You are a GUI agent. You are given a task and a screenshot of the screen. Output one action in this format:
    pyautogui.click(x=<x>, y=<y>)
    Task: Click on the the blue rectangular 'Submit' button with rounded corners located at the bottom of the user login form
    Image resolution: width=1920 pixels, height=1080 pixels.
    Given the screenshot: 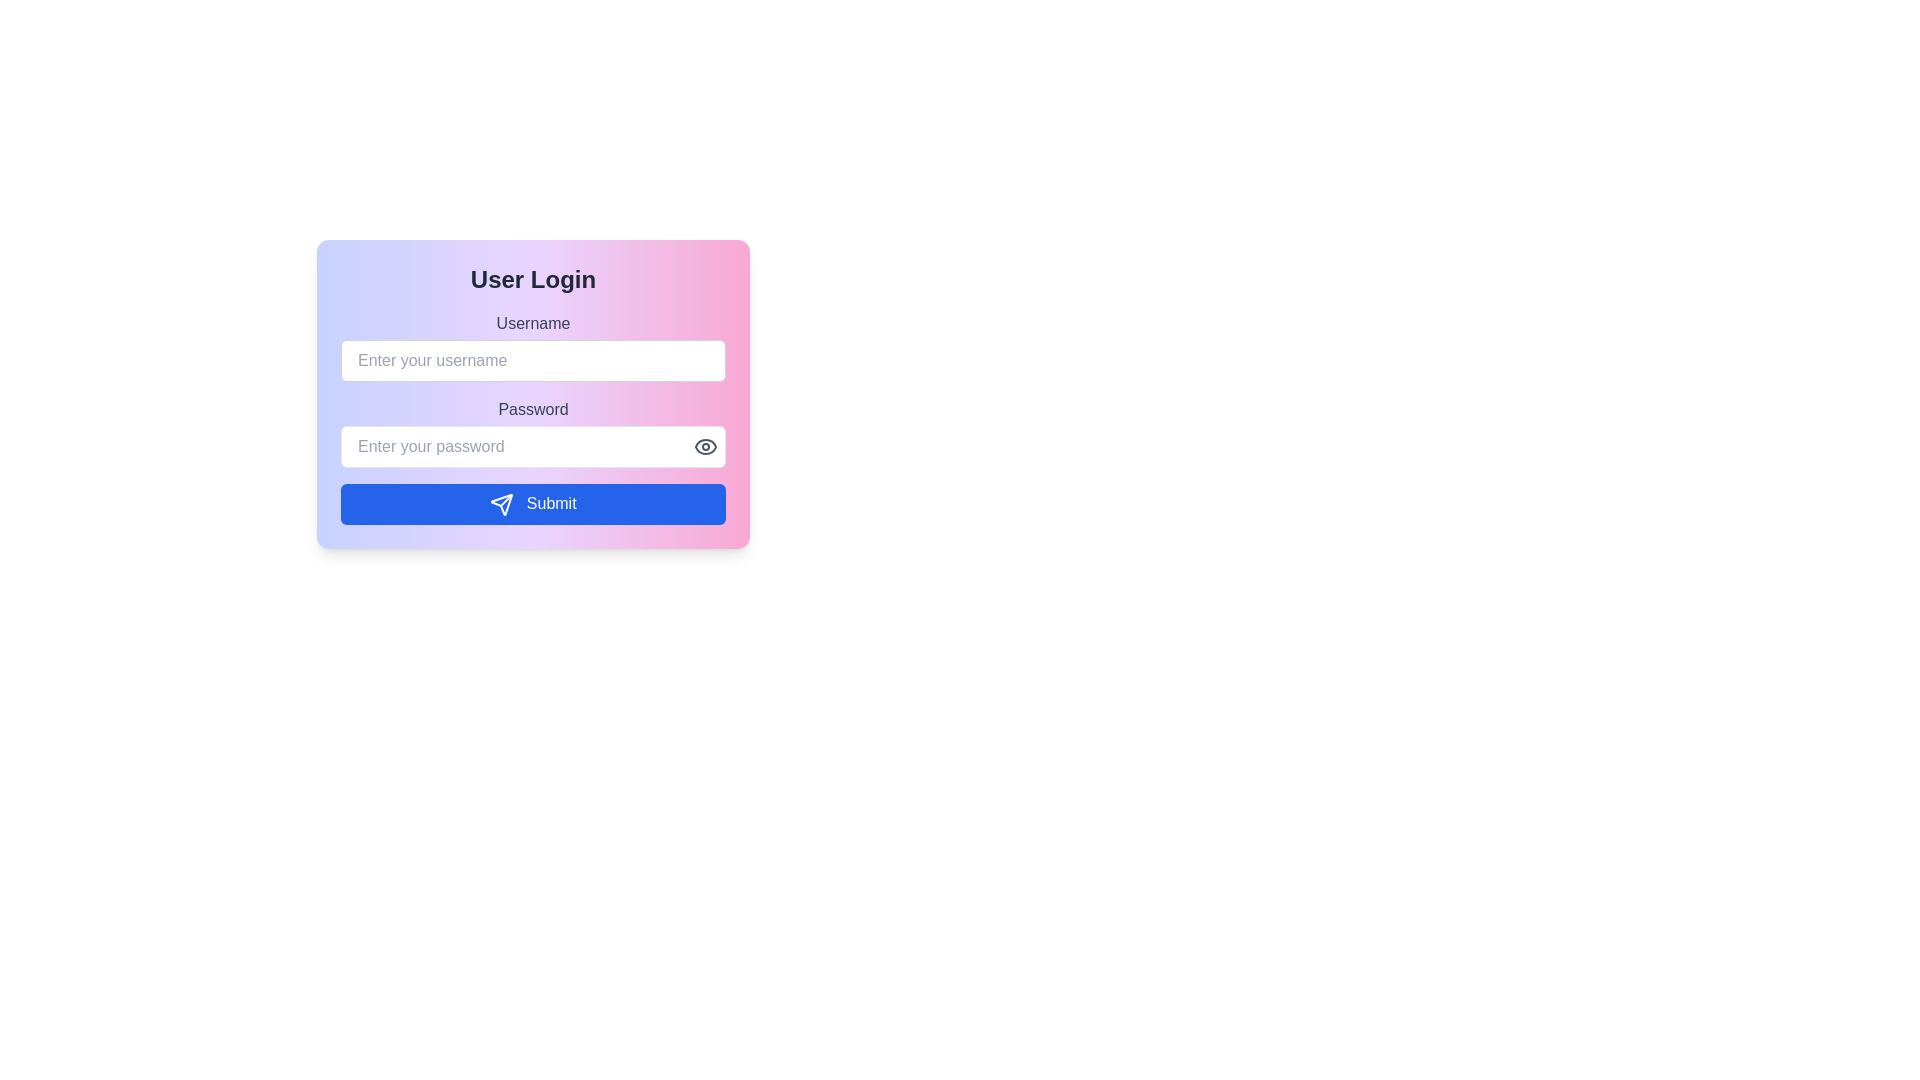 What is the action you would take?
    pyautogui.click(x=533, y=503)
    